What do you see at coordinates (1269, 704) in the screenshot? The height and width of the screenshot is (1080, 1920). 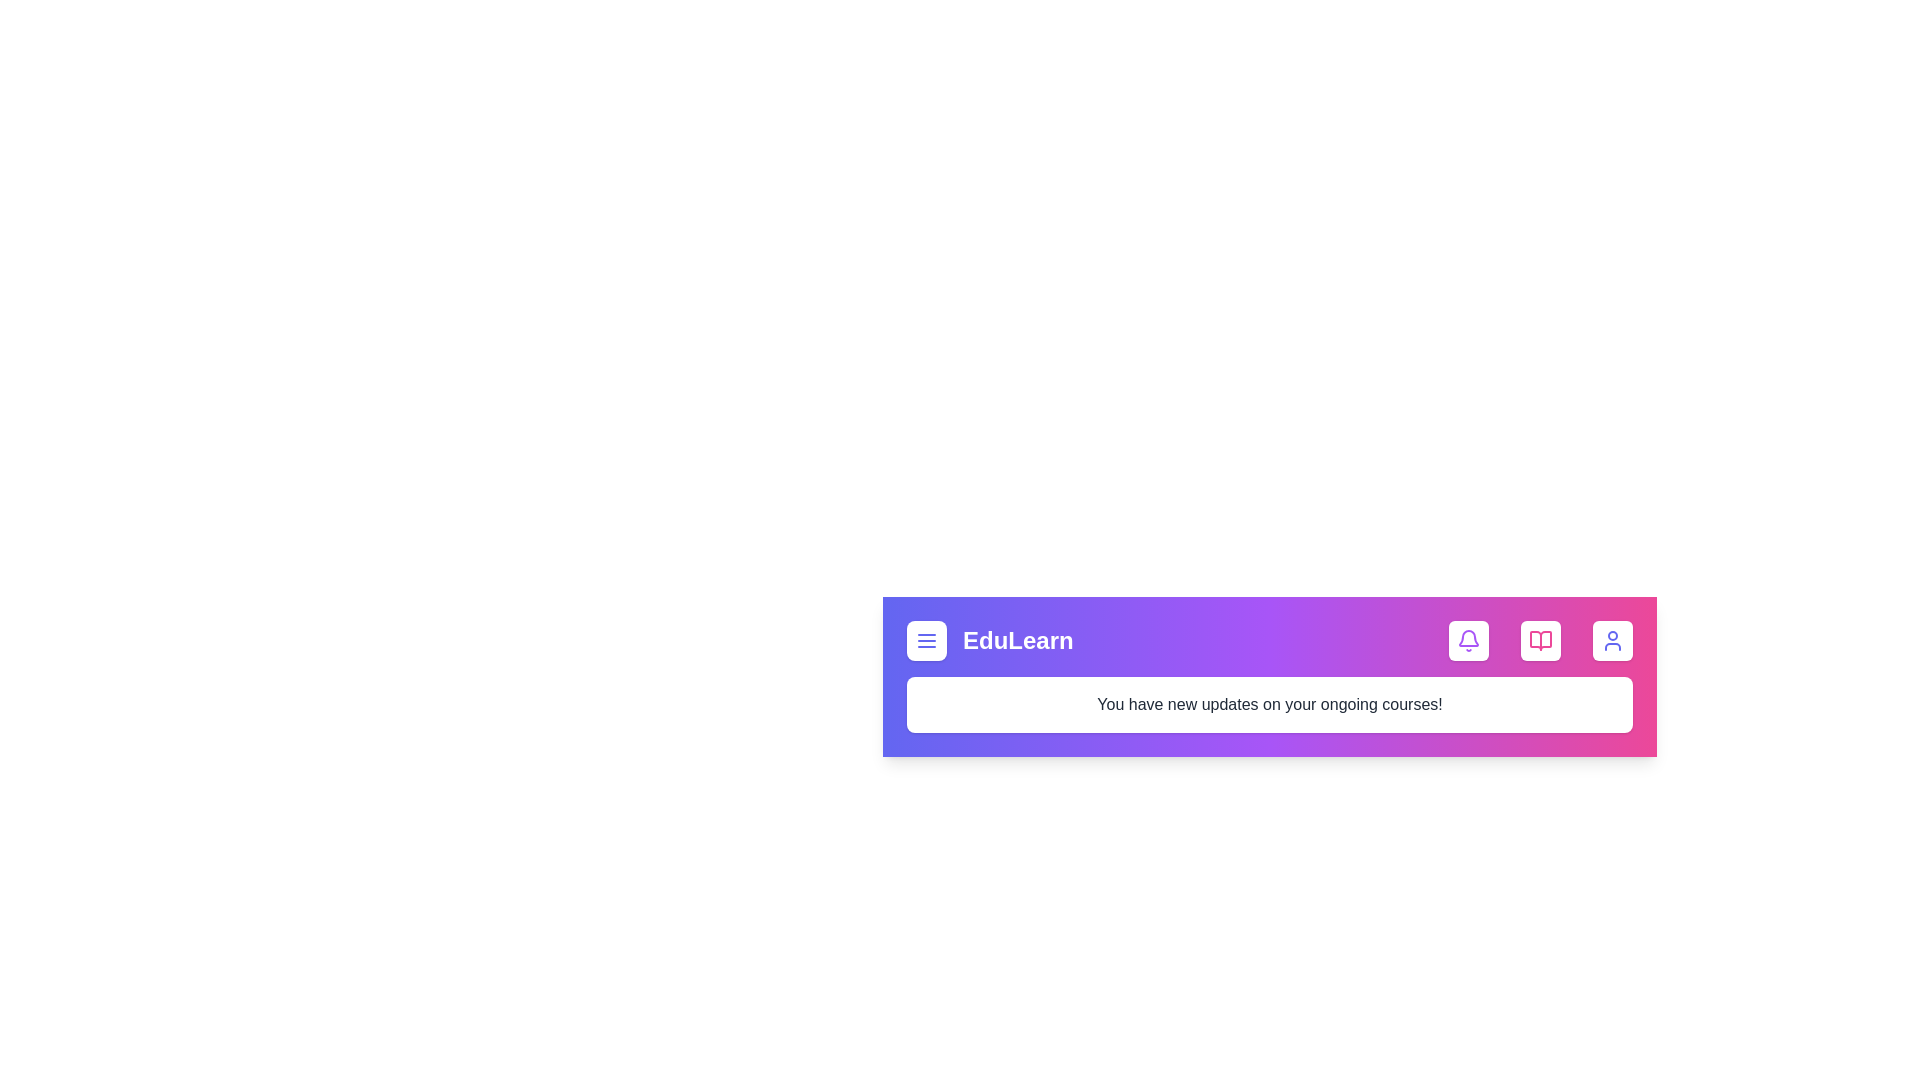 I see `the text 'You have new updates on your ongoing courses!' to select it` at bounding box center [1269, 704].